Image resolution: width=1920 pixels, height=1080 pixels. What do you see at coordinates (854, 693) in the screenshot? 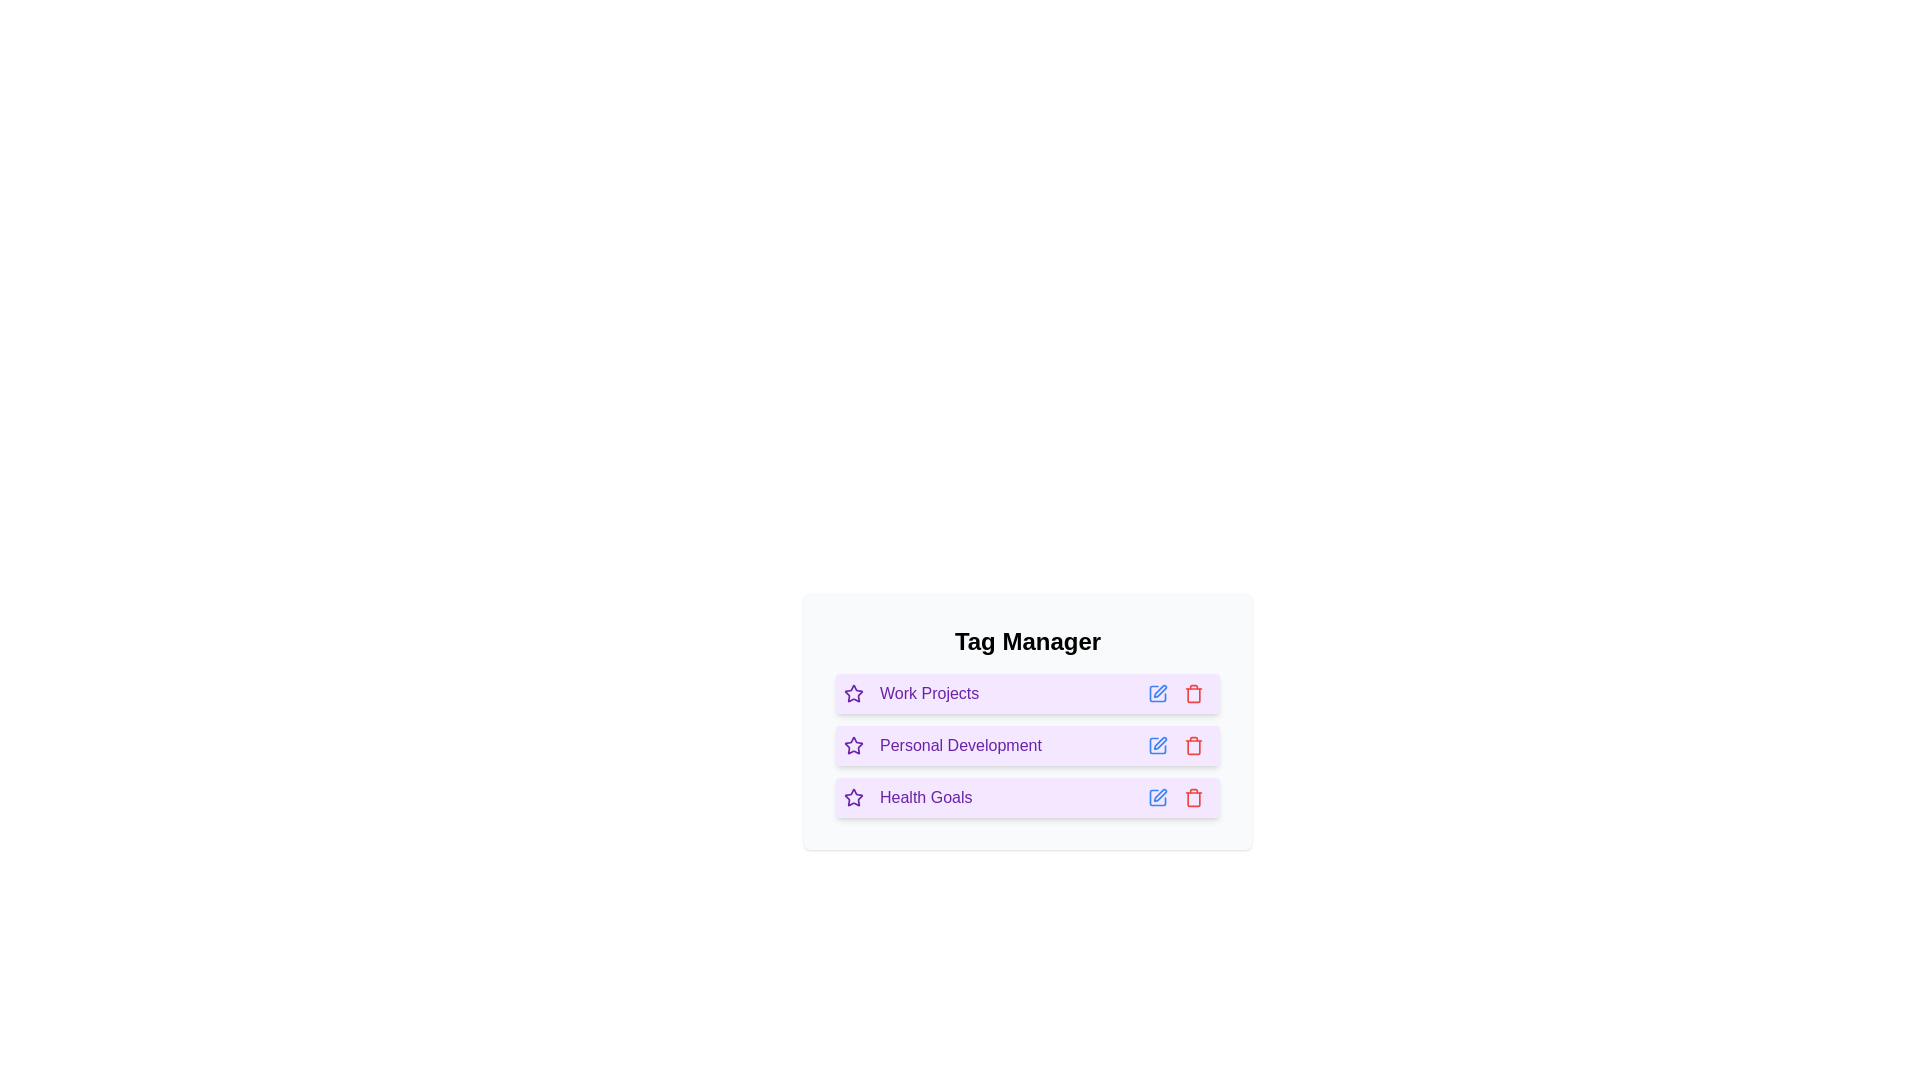
I see `the star icon next to the tag Work Projects` at bounding box center [854, 693].